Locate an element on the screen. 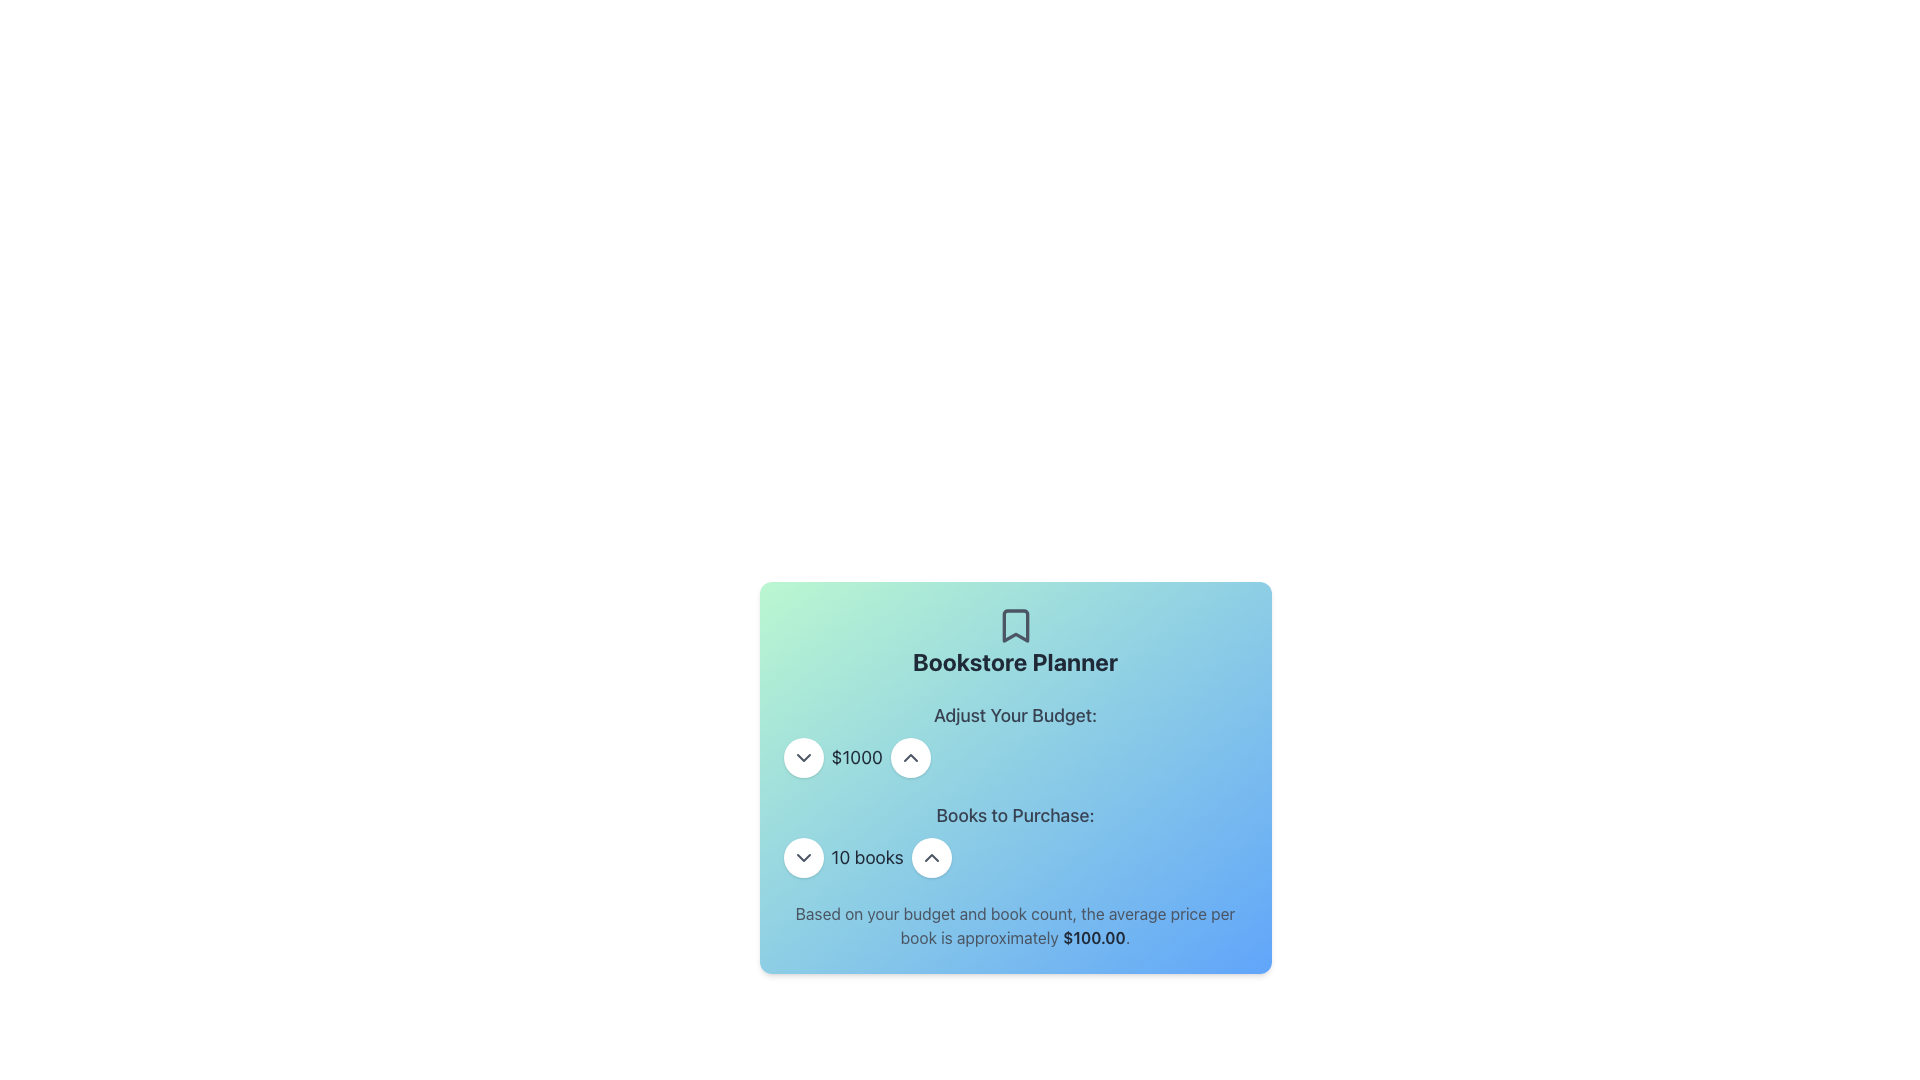  the text display element showing '$100.00' in bold gray font, which is the average price per book in the 'Bookstore Planner' card is located at coordinates (1093, 937).